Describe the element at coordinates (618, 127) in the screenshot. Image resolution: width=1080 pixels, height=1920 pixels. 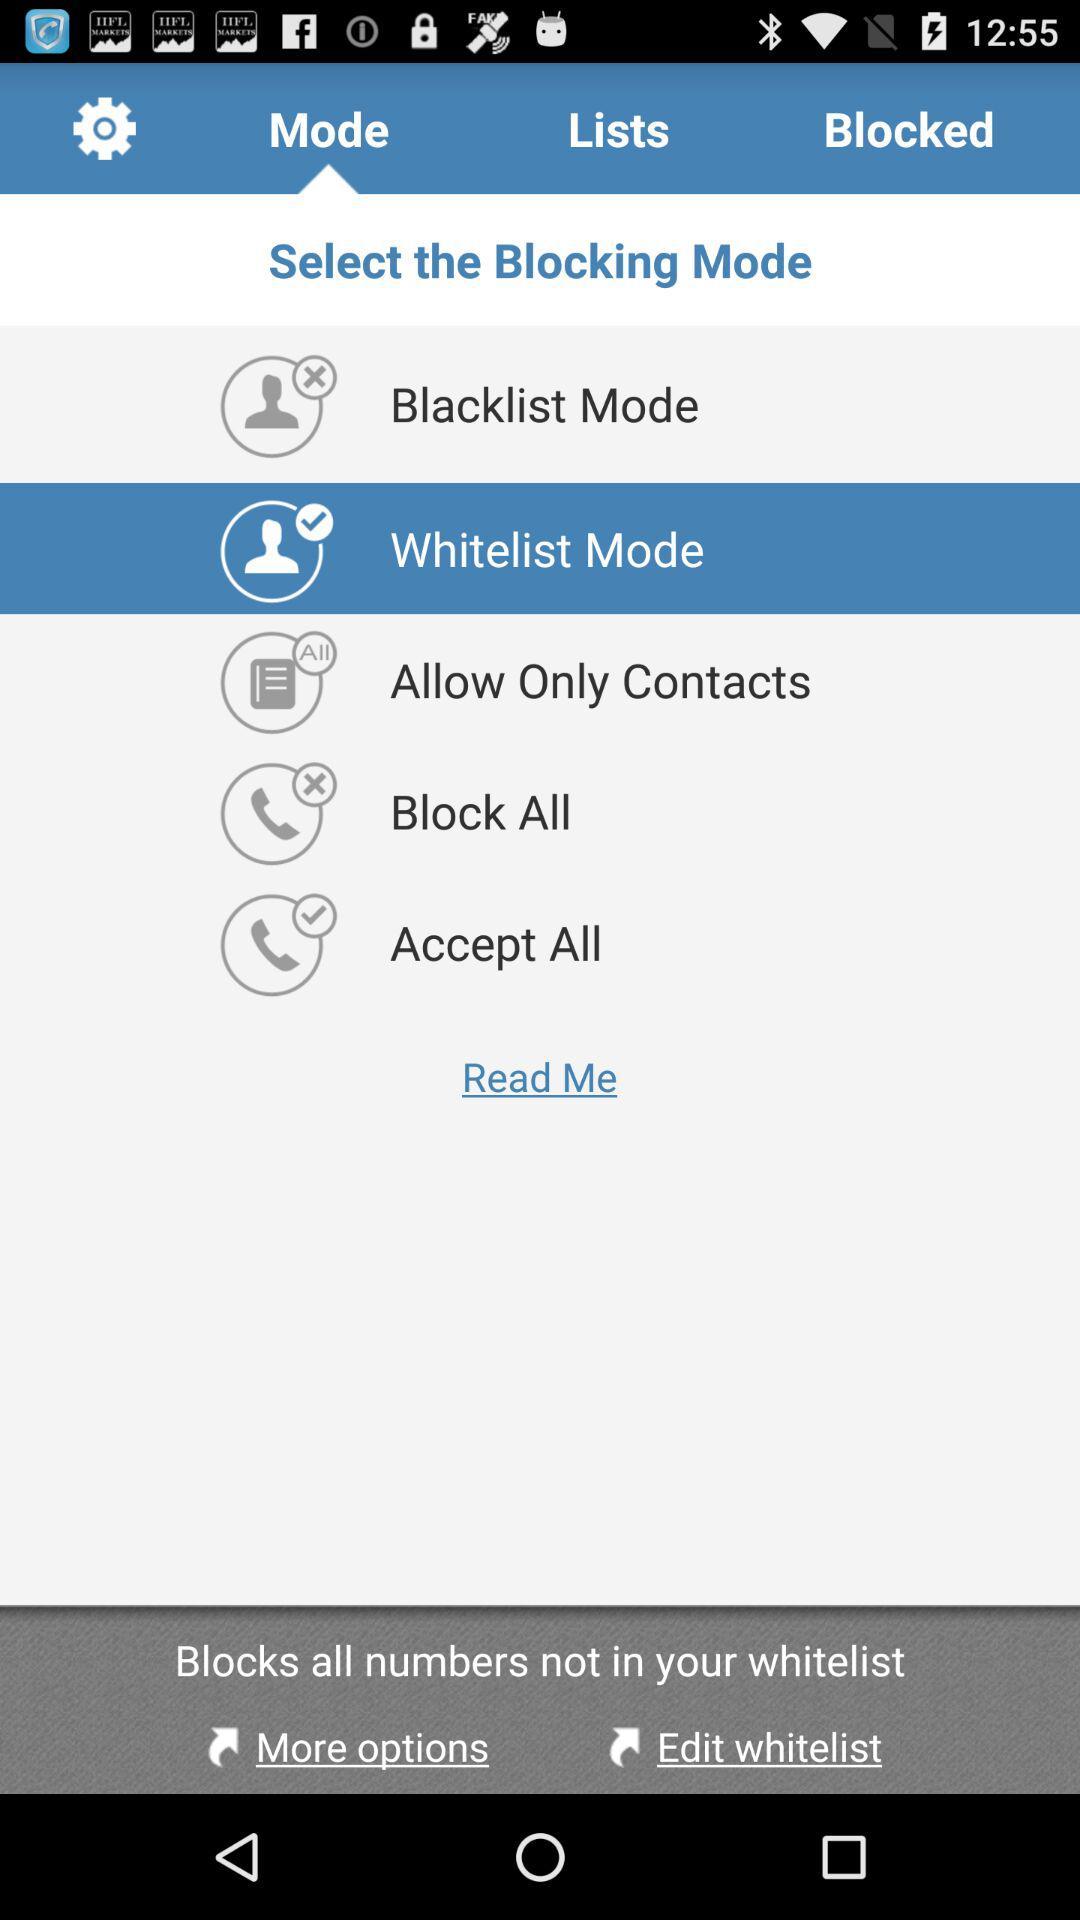
I see `the item above select the blocking icon` at that location.